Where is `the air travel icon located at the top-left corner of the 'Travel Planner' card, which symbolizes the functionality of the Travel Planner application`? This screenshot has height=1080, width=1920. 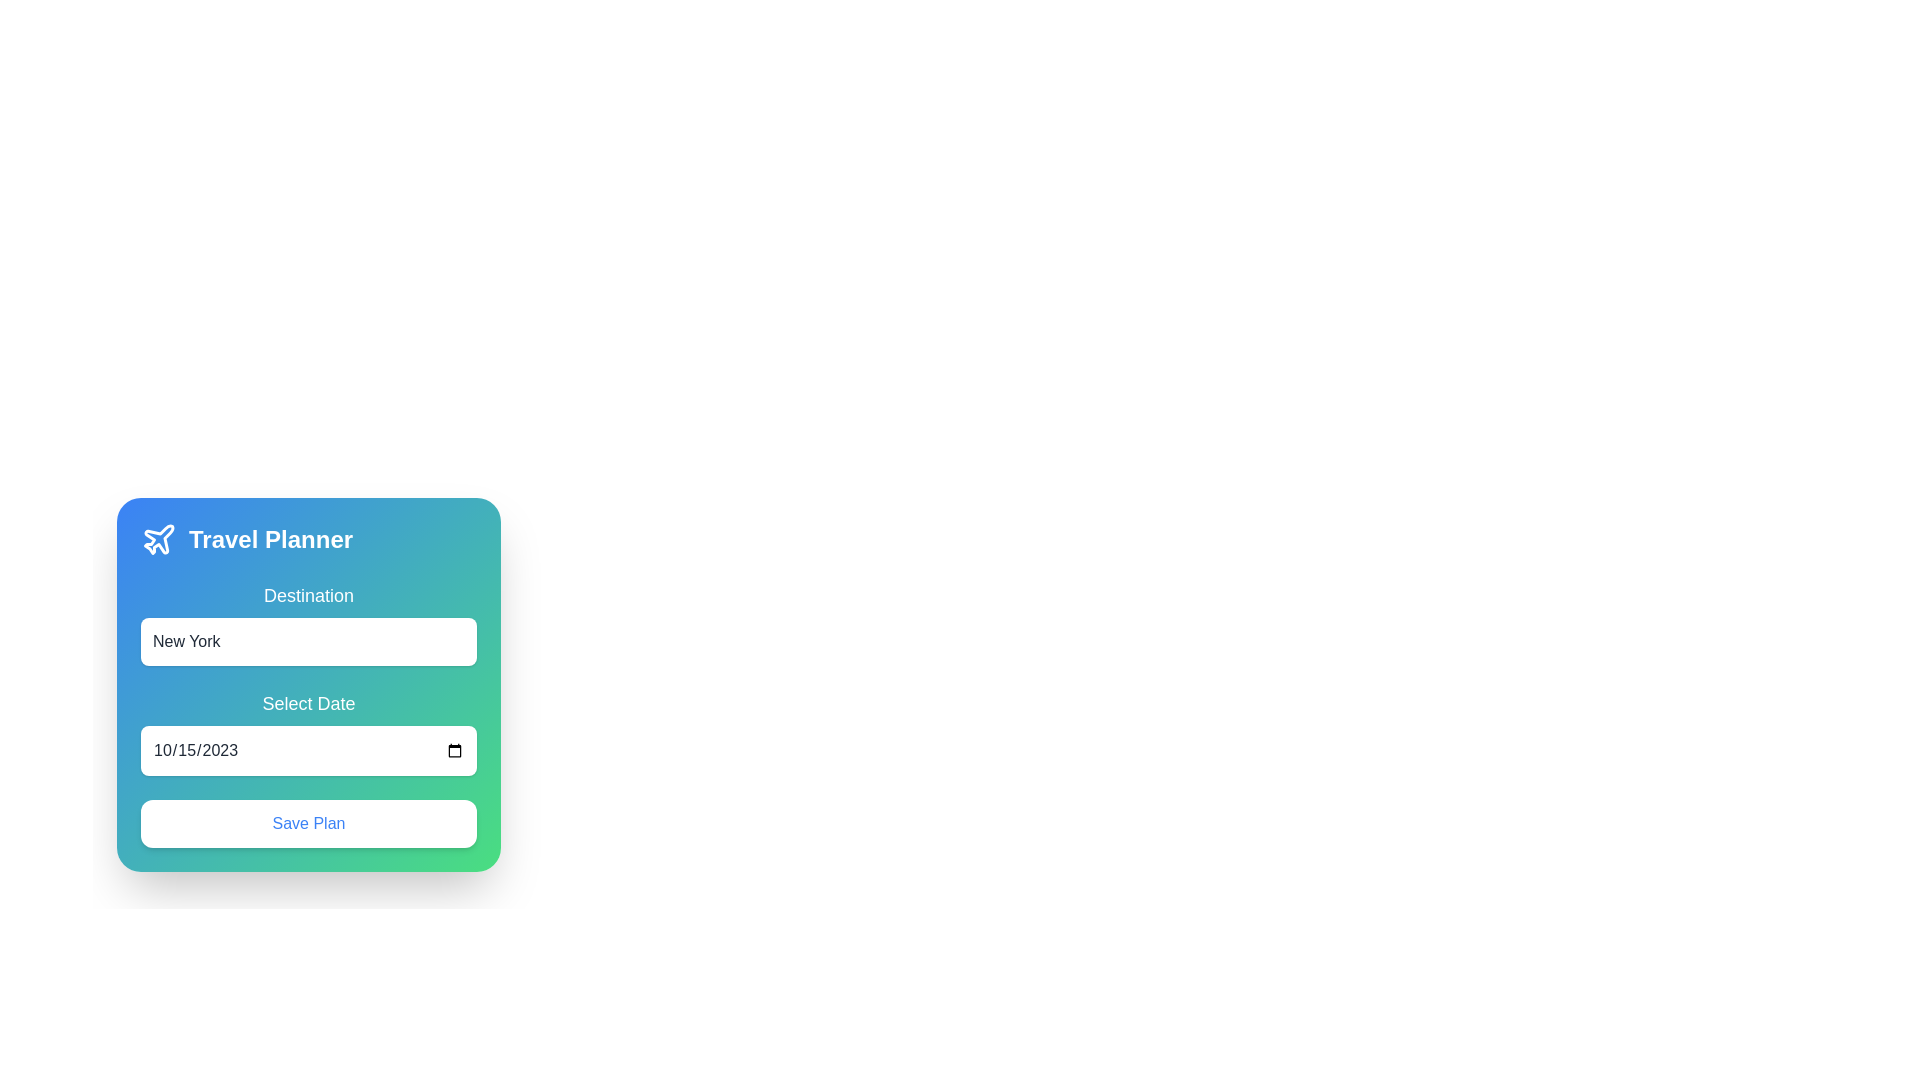
the air travel icon located at the top-left corner of the 'Travel Planner' card, which symbolizes the functionality of the Travel Planner application is located at coordinates (158, 538).